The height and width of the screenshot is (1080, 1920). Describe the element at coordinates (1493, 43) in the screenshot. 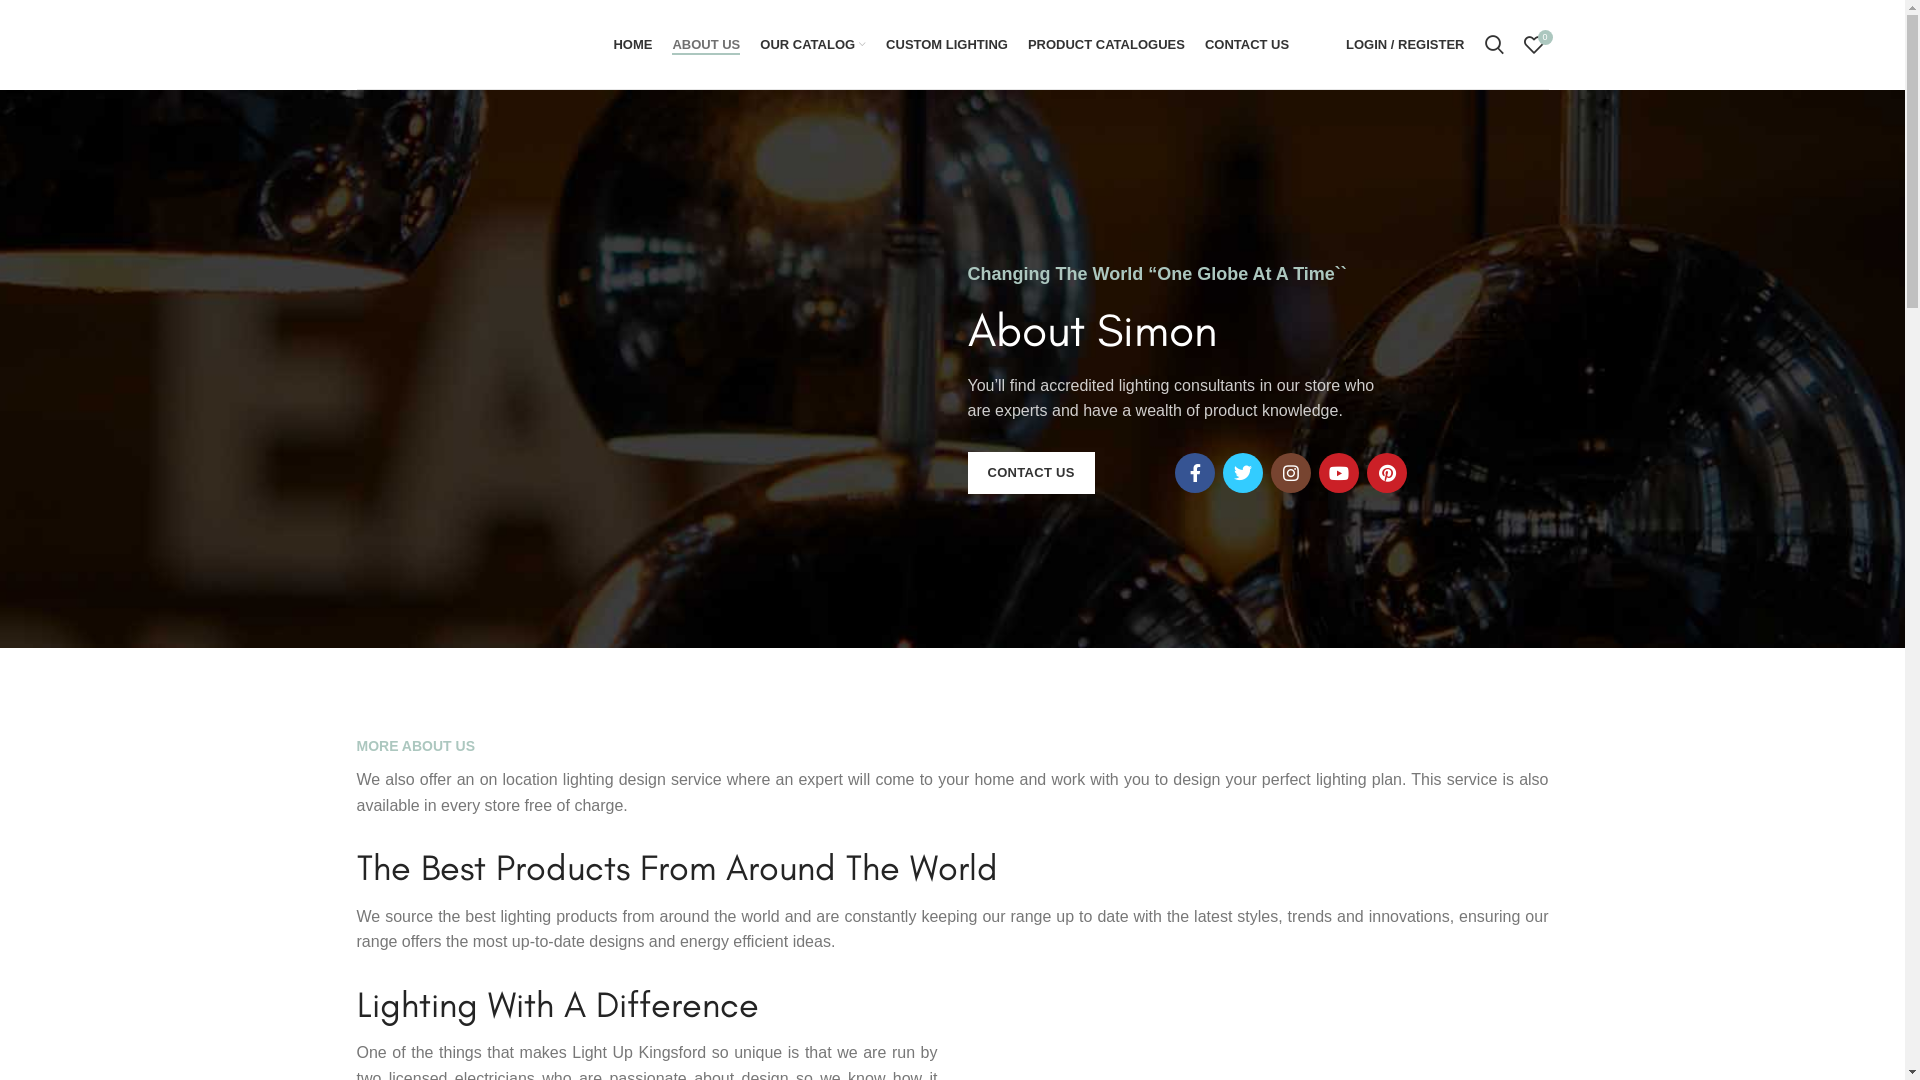

I see `'Search'` at that location.